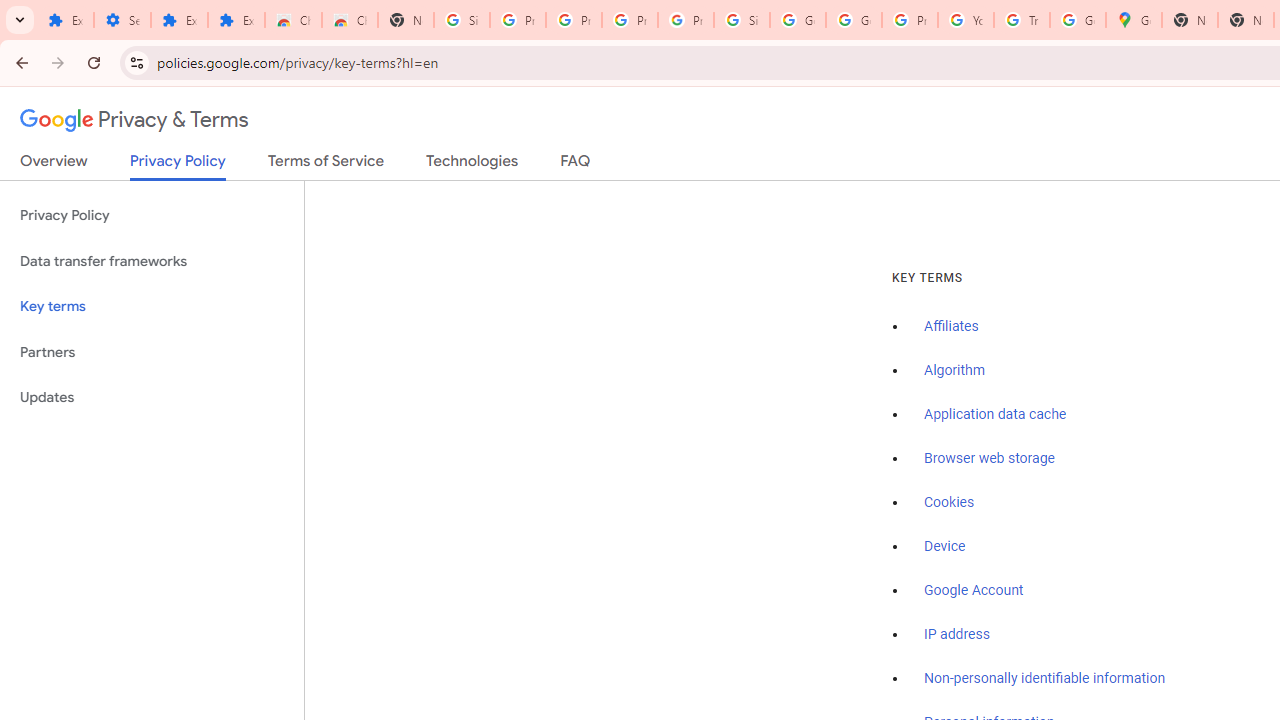  Describe the element at coordinates (948, 501) in the screenshot. I see `'Cookies'` at that location.